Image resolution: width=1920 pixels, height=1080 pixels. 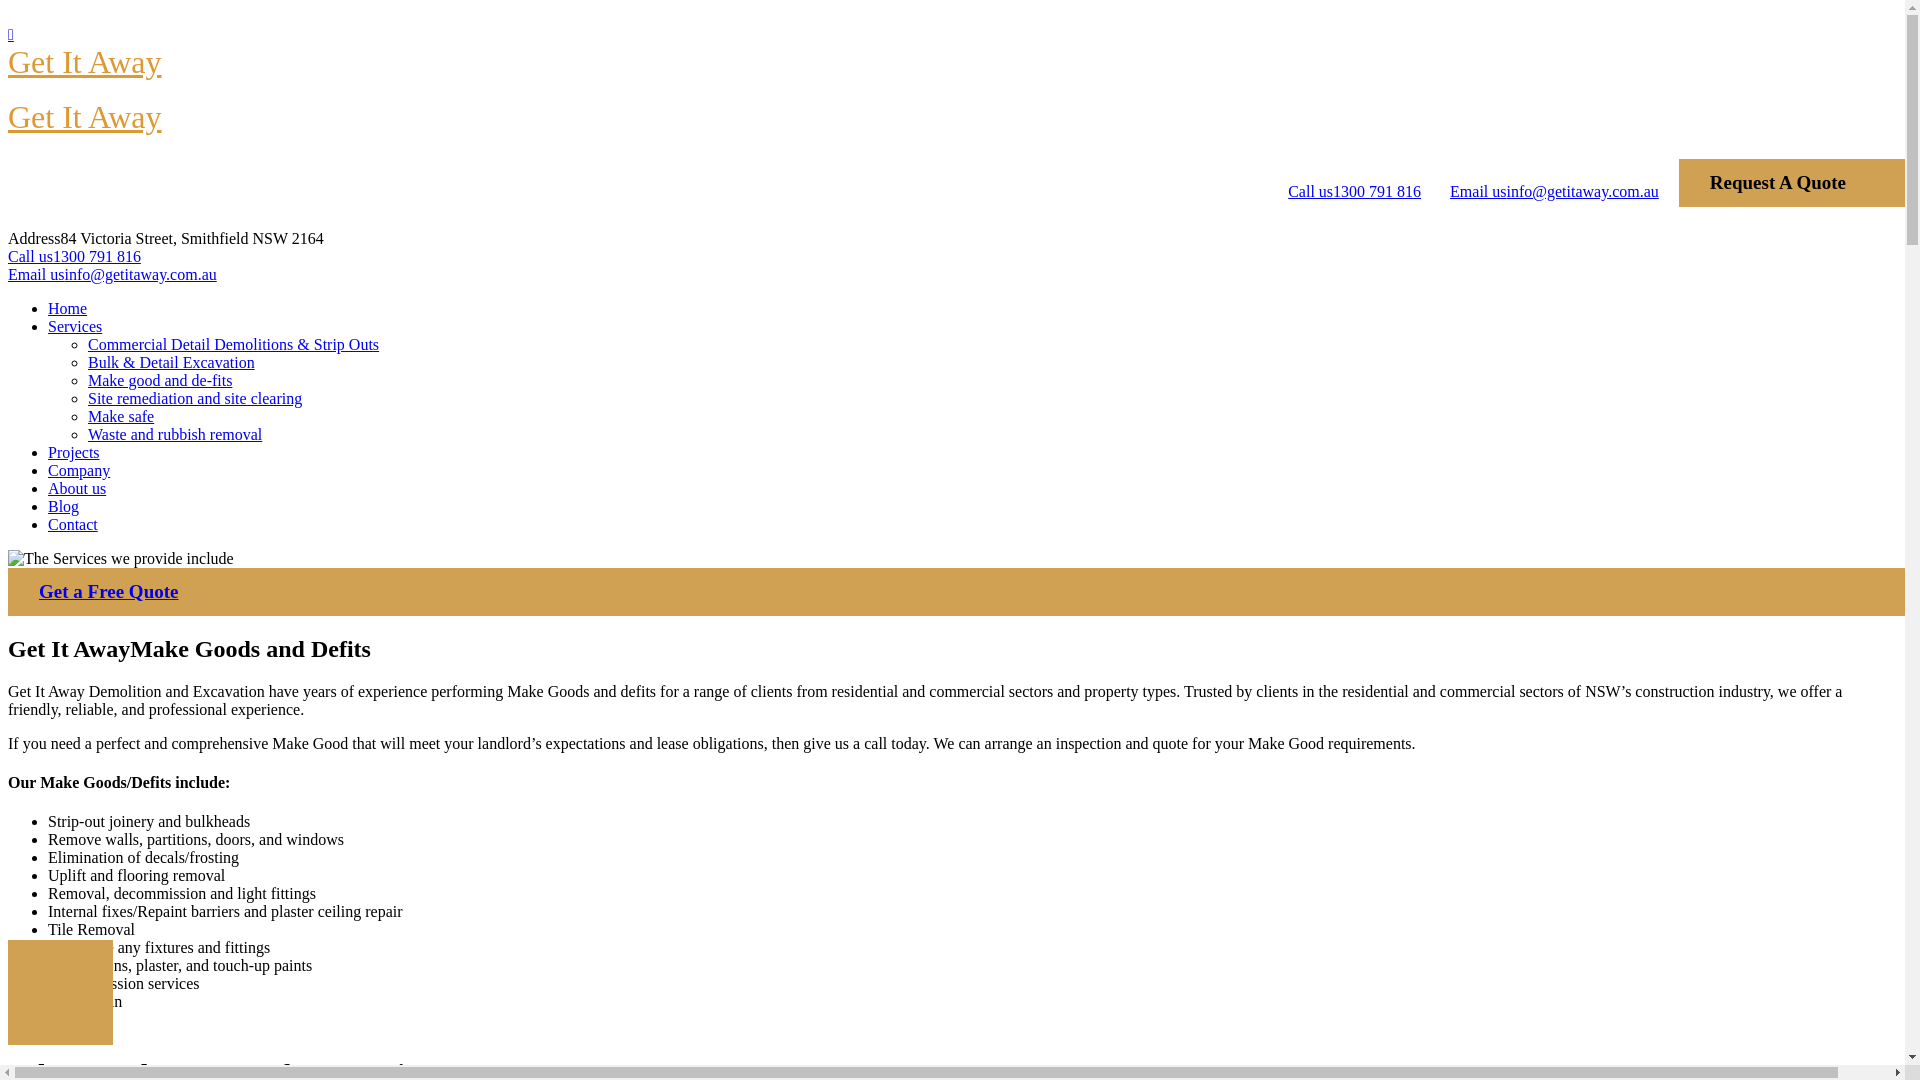 I want to click on 'Make safe', so click(x=86, y=415).